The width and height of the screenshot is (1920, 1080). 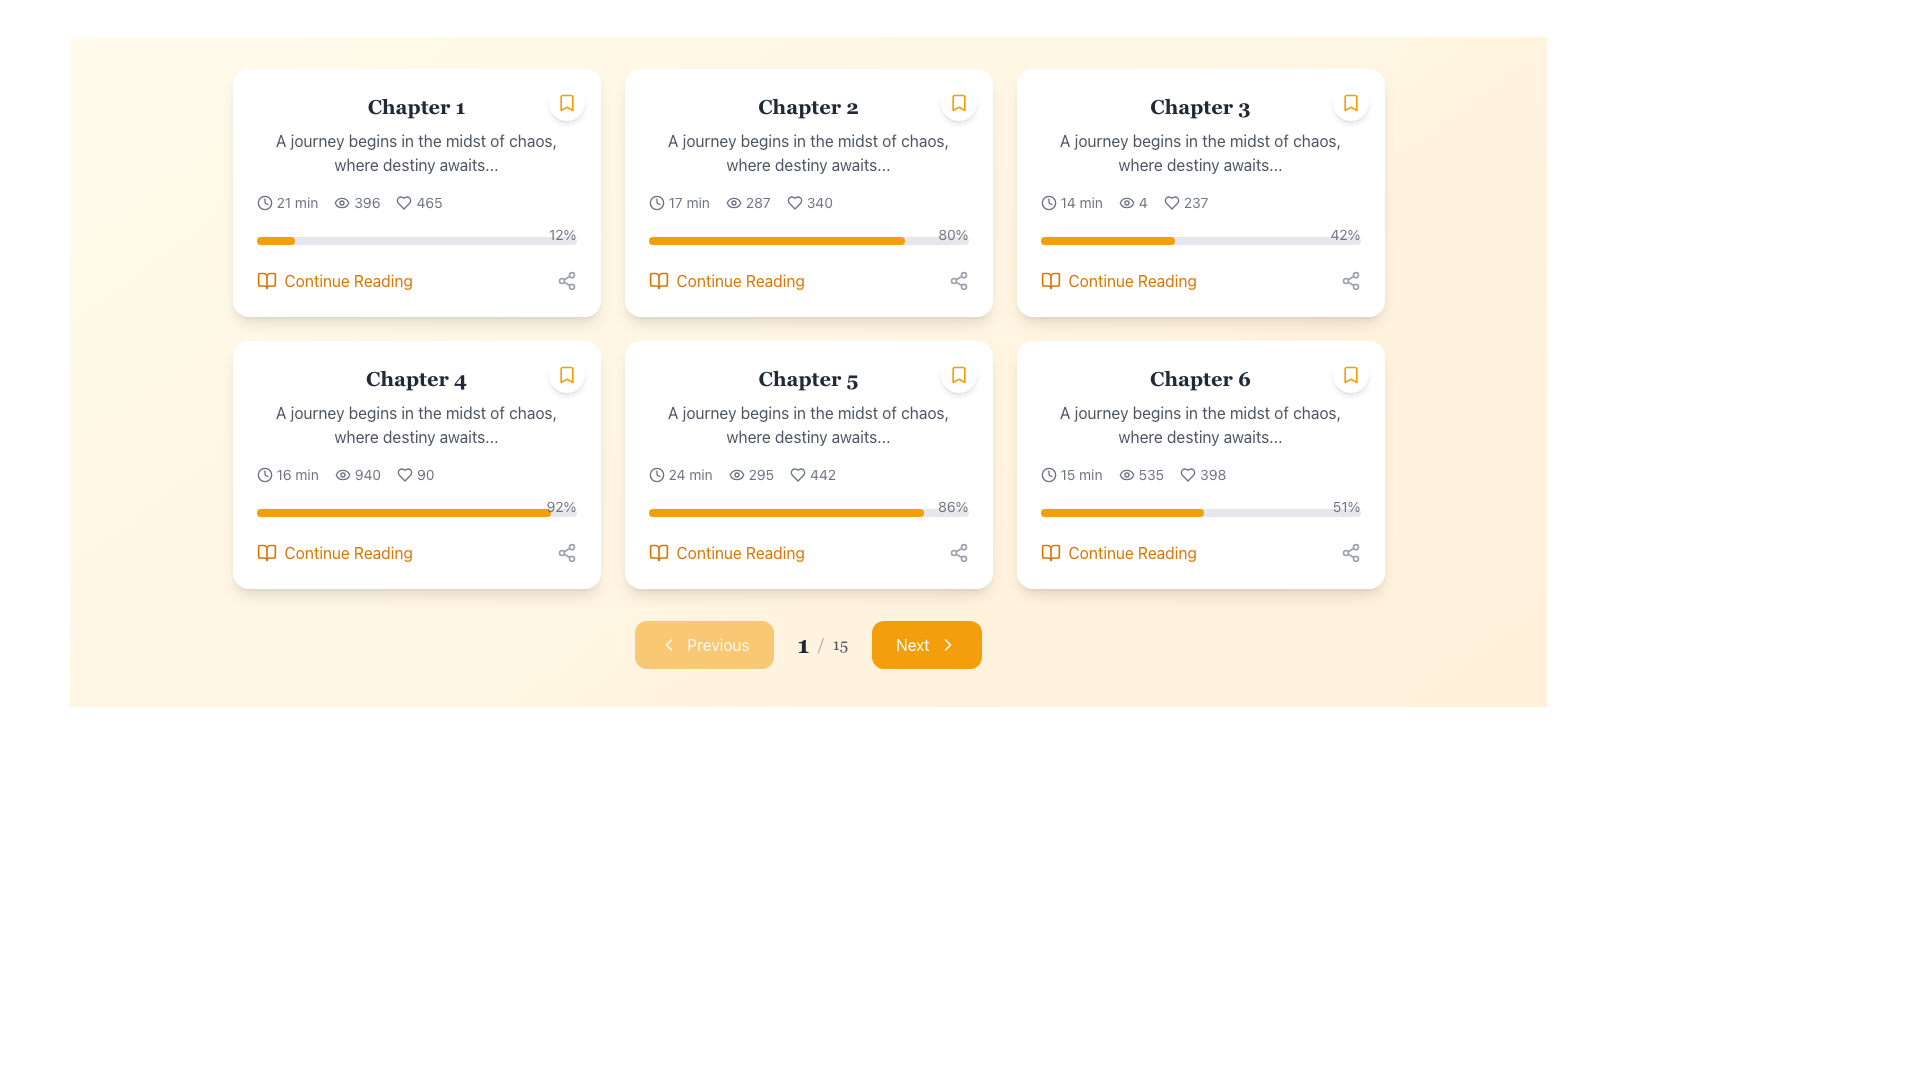 What do you see at coordinates (367, 203) in the screenshot?
I see `the text label displaying the number '396', which is styled in grey and located to the right of an eye icon within a compact row of elements under the 'Chapter 1' card` at bounding box center [367, 203].